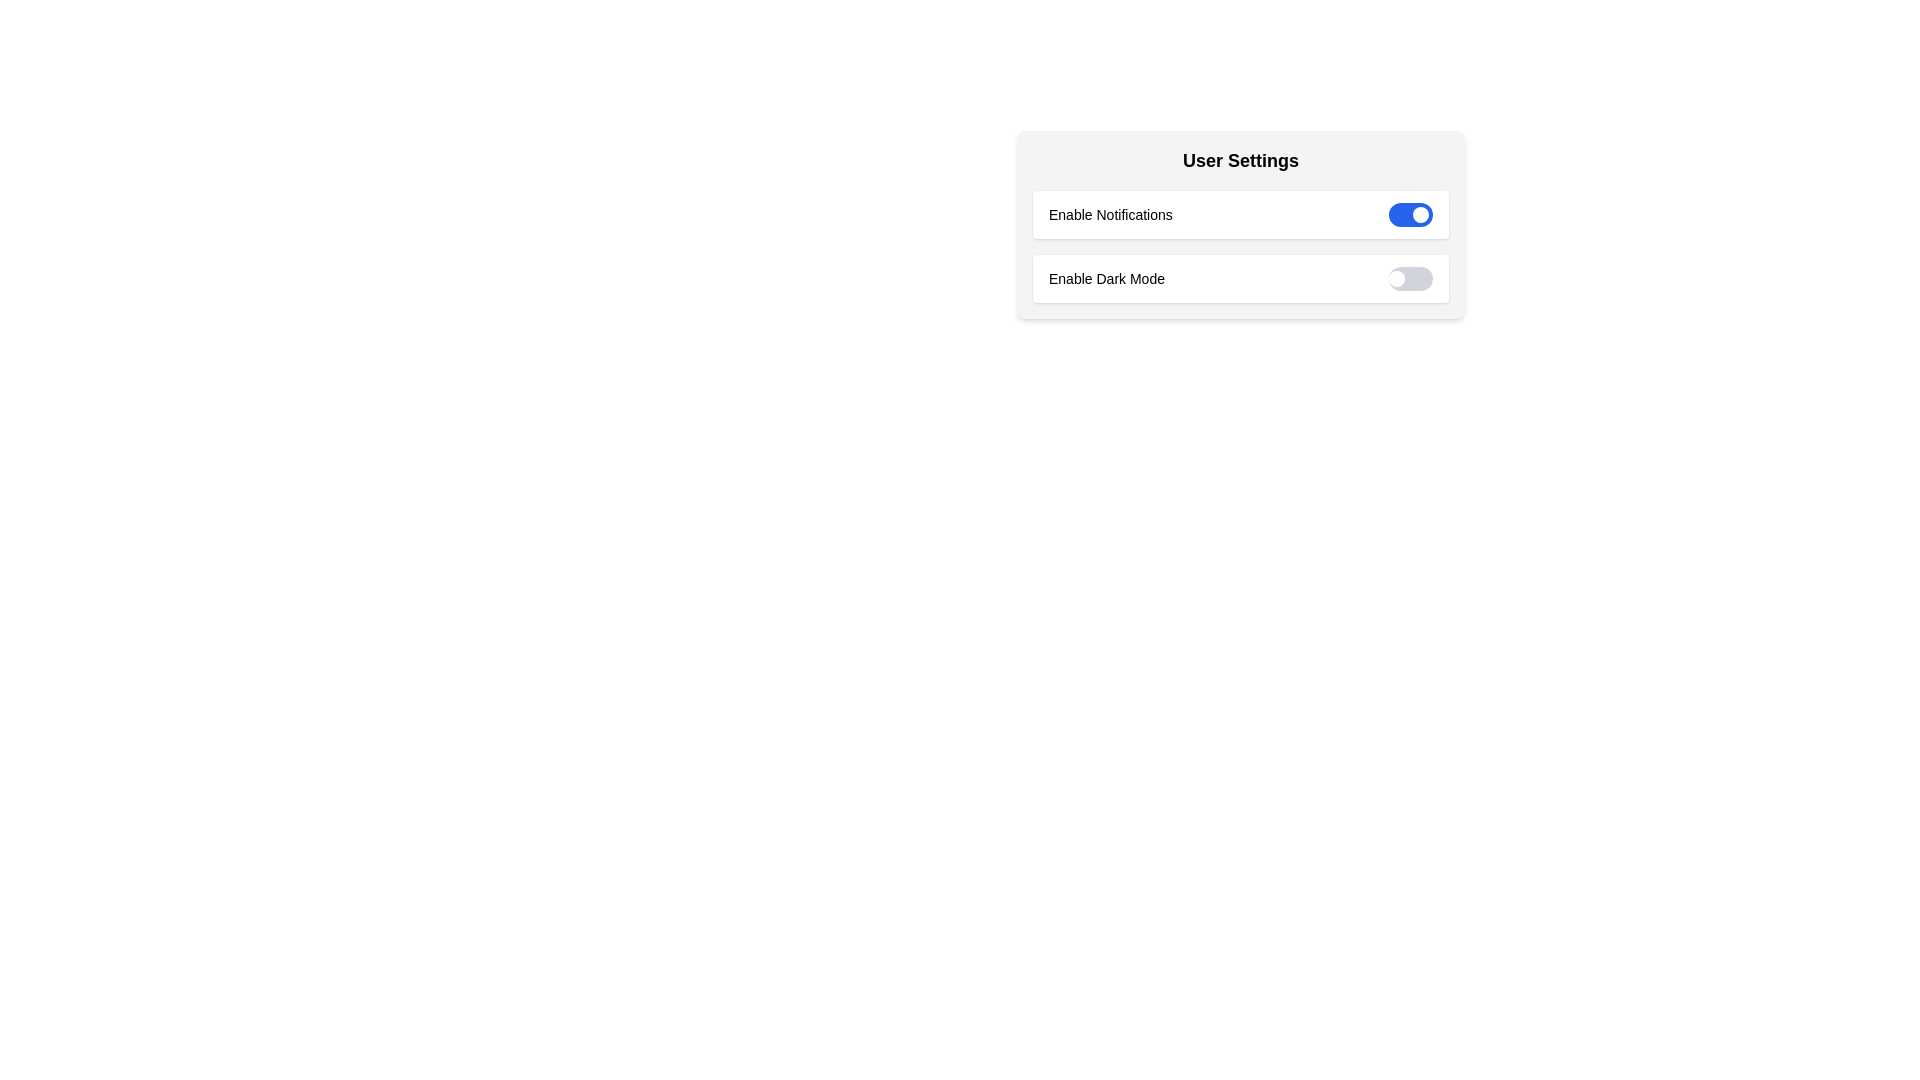 The height and width of the screenshot is (1080, 1920). What do you see at coordinates (1106, 278) in the screenshot?
I see `the text label indicating the functionality of enabling or disabling dark mode, which is located to the left of its associated toggle switch` at bounding box center [1106, 278].